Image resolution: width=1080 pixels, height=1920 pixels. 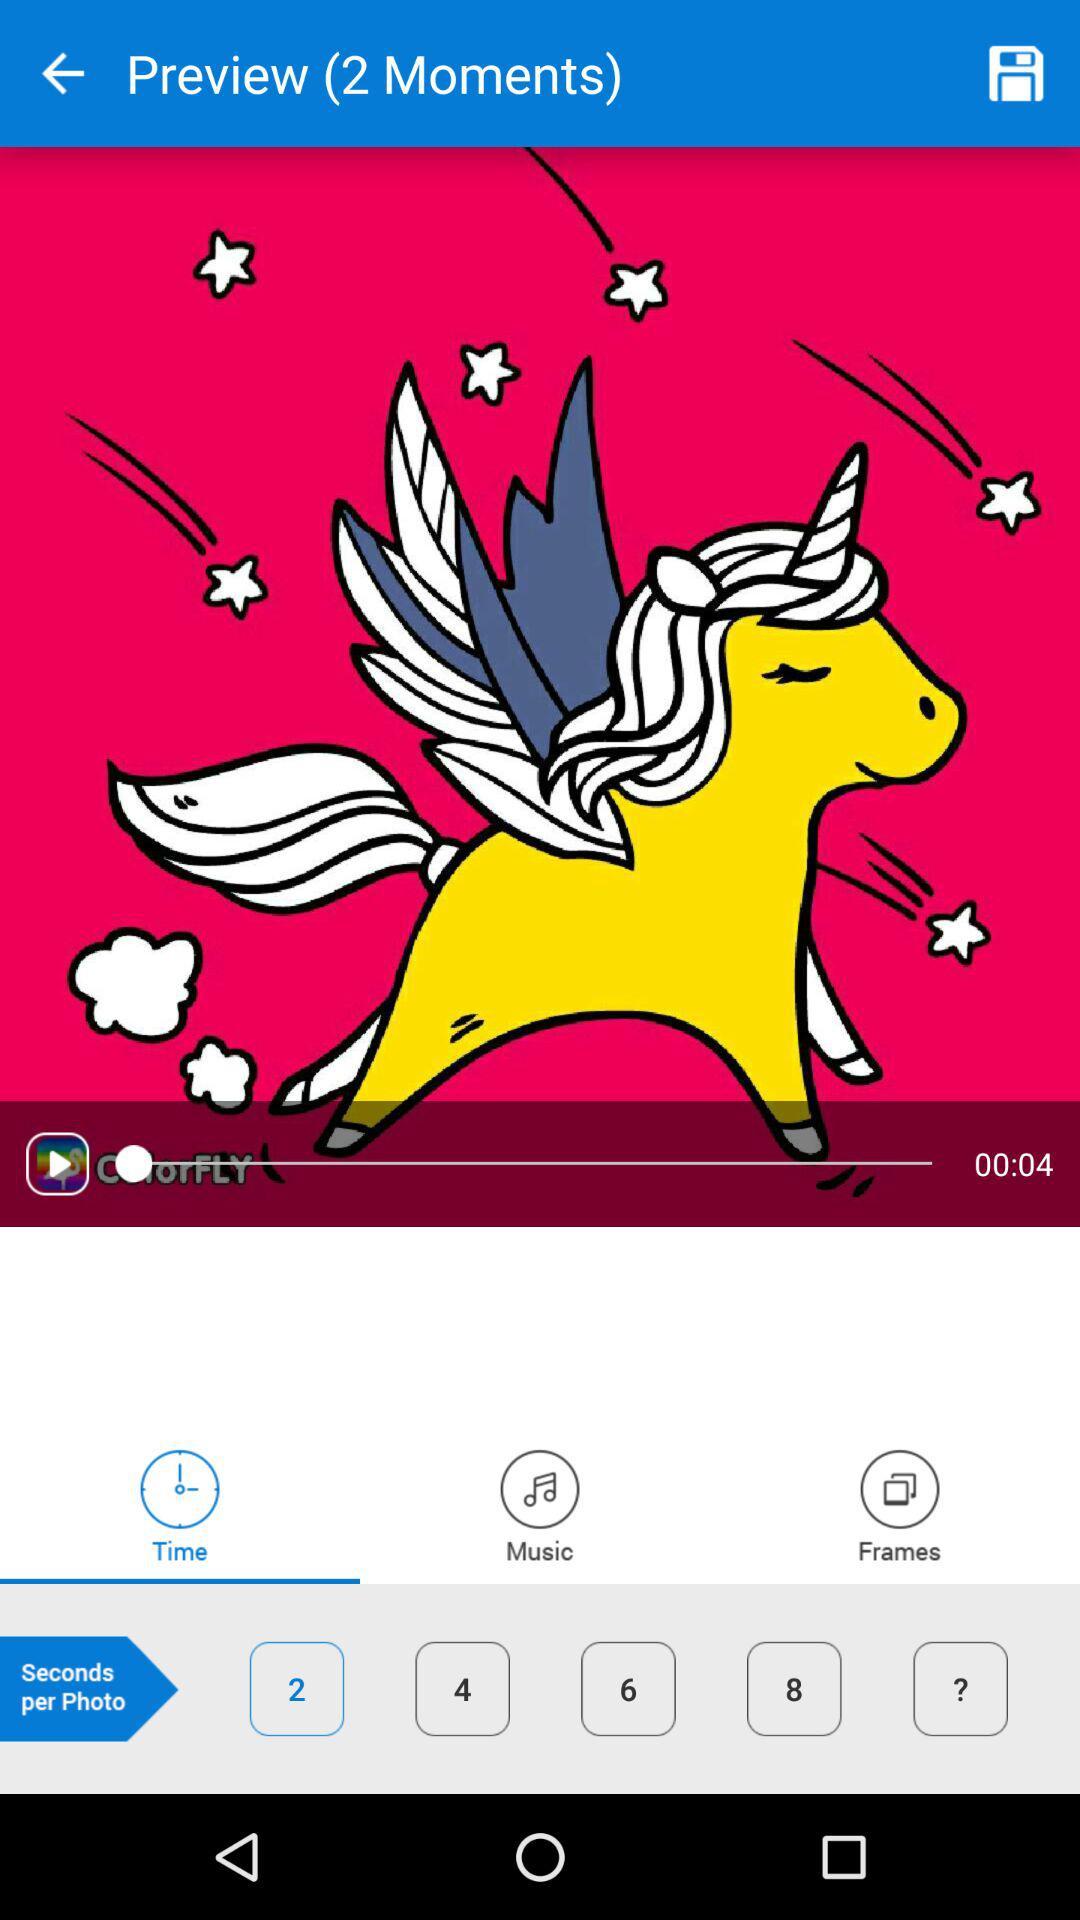 I want to click on the microphone icon, so click(x=180, y=1505).